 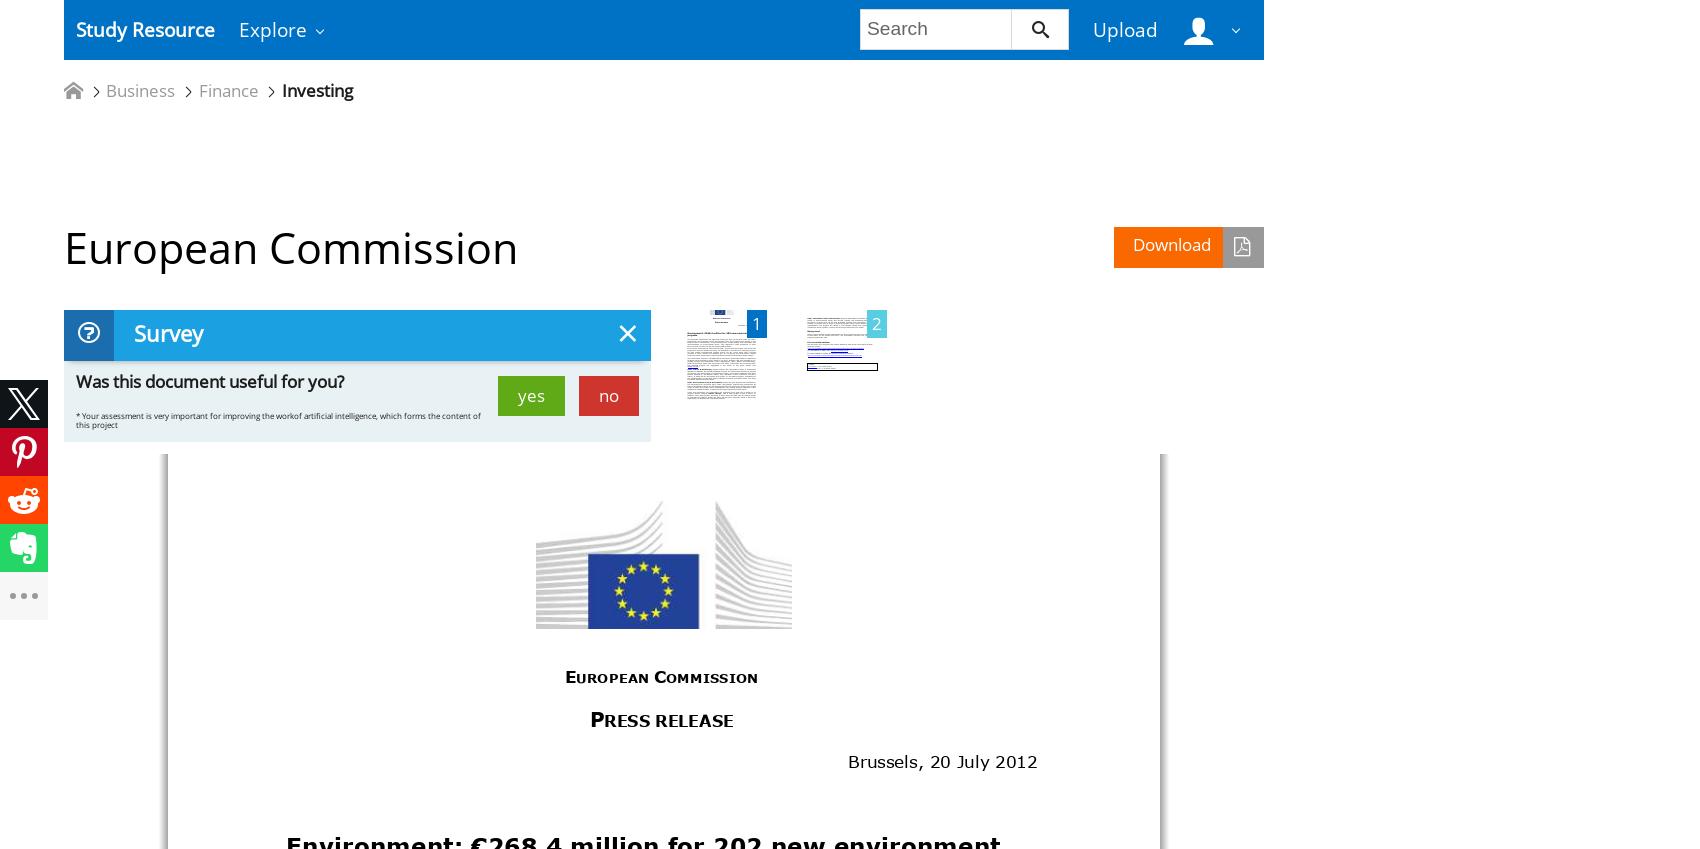 What do you see at coordinates (278, 419) in the screenshot?
I see `'* Your assessment is very important for improving the workof artificial intelligence, which forms the content of this project'` at bounding box center [278, 419].